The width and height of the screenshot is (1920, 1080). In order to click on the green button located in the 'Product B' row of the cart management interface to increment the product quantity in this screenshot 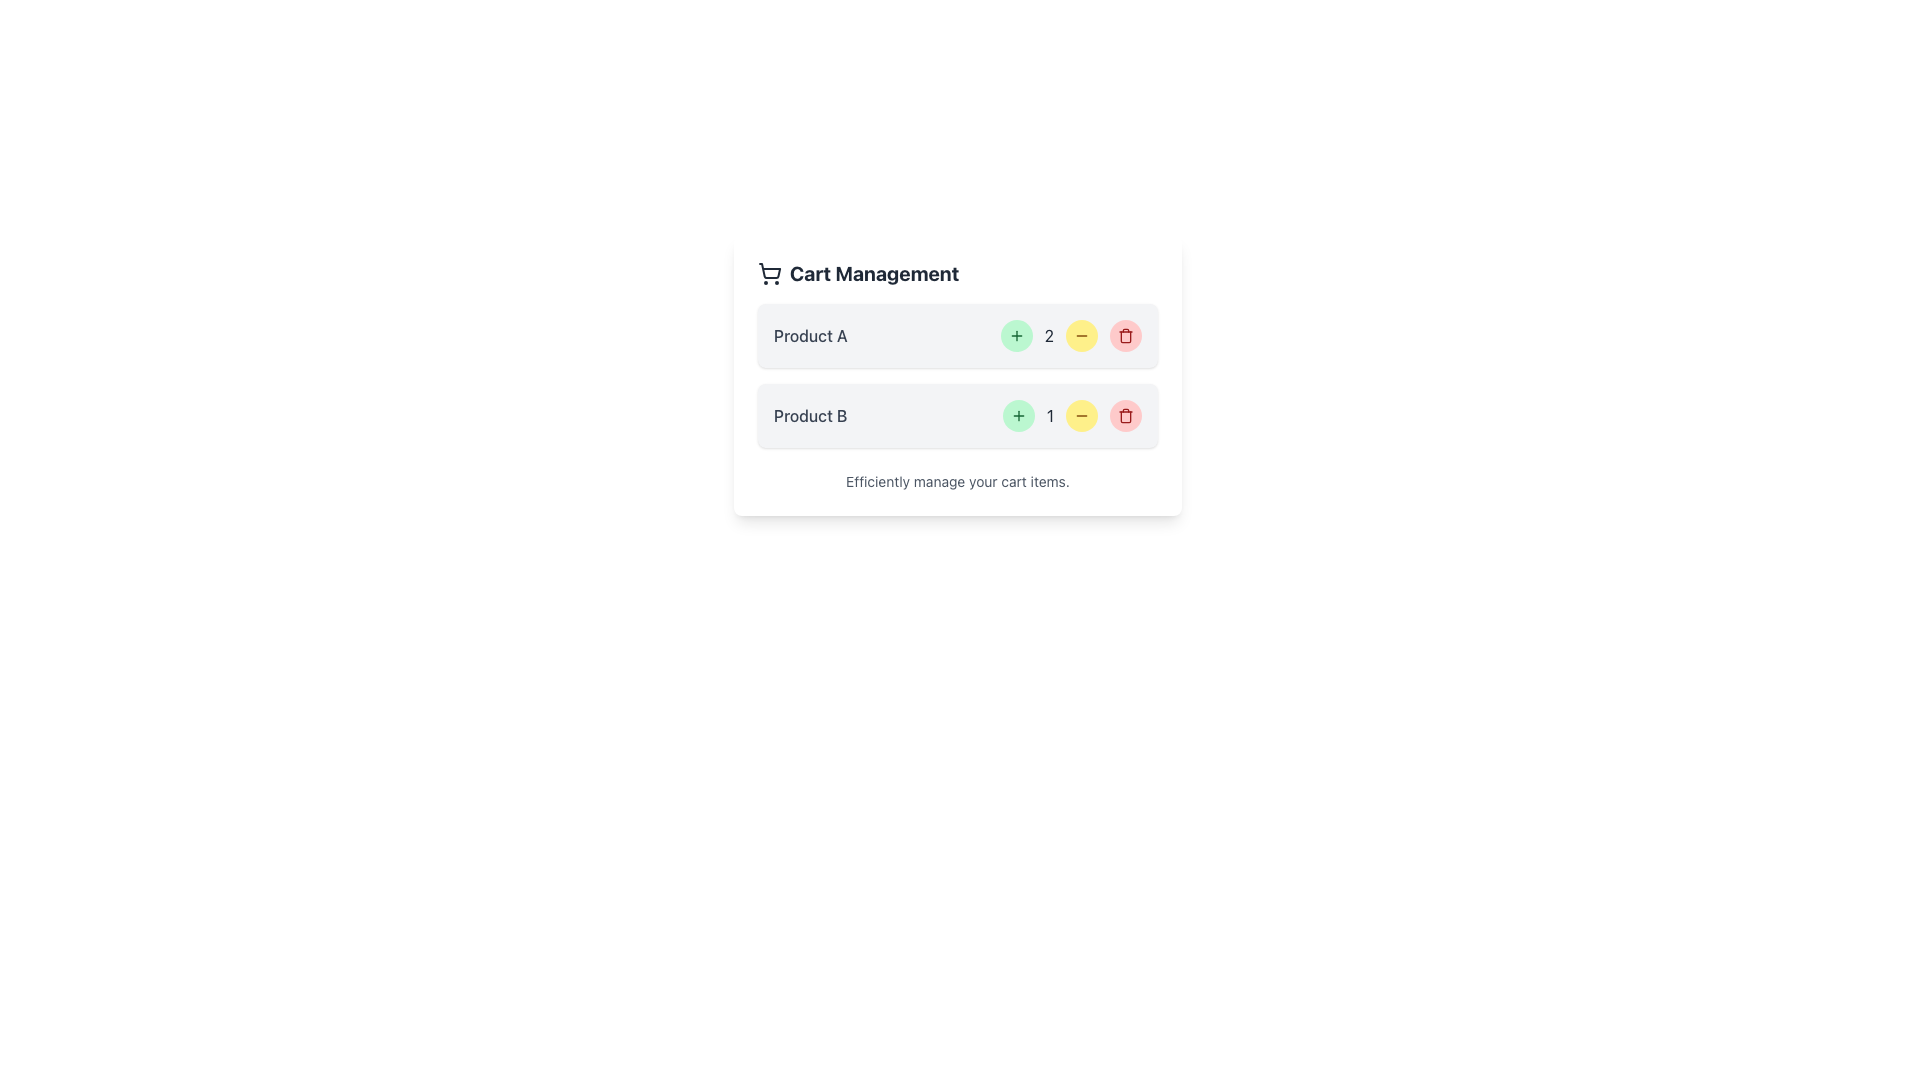, I will do `click(1016, 334)`.